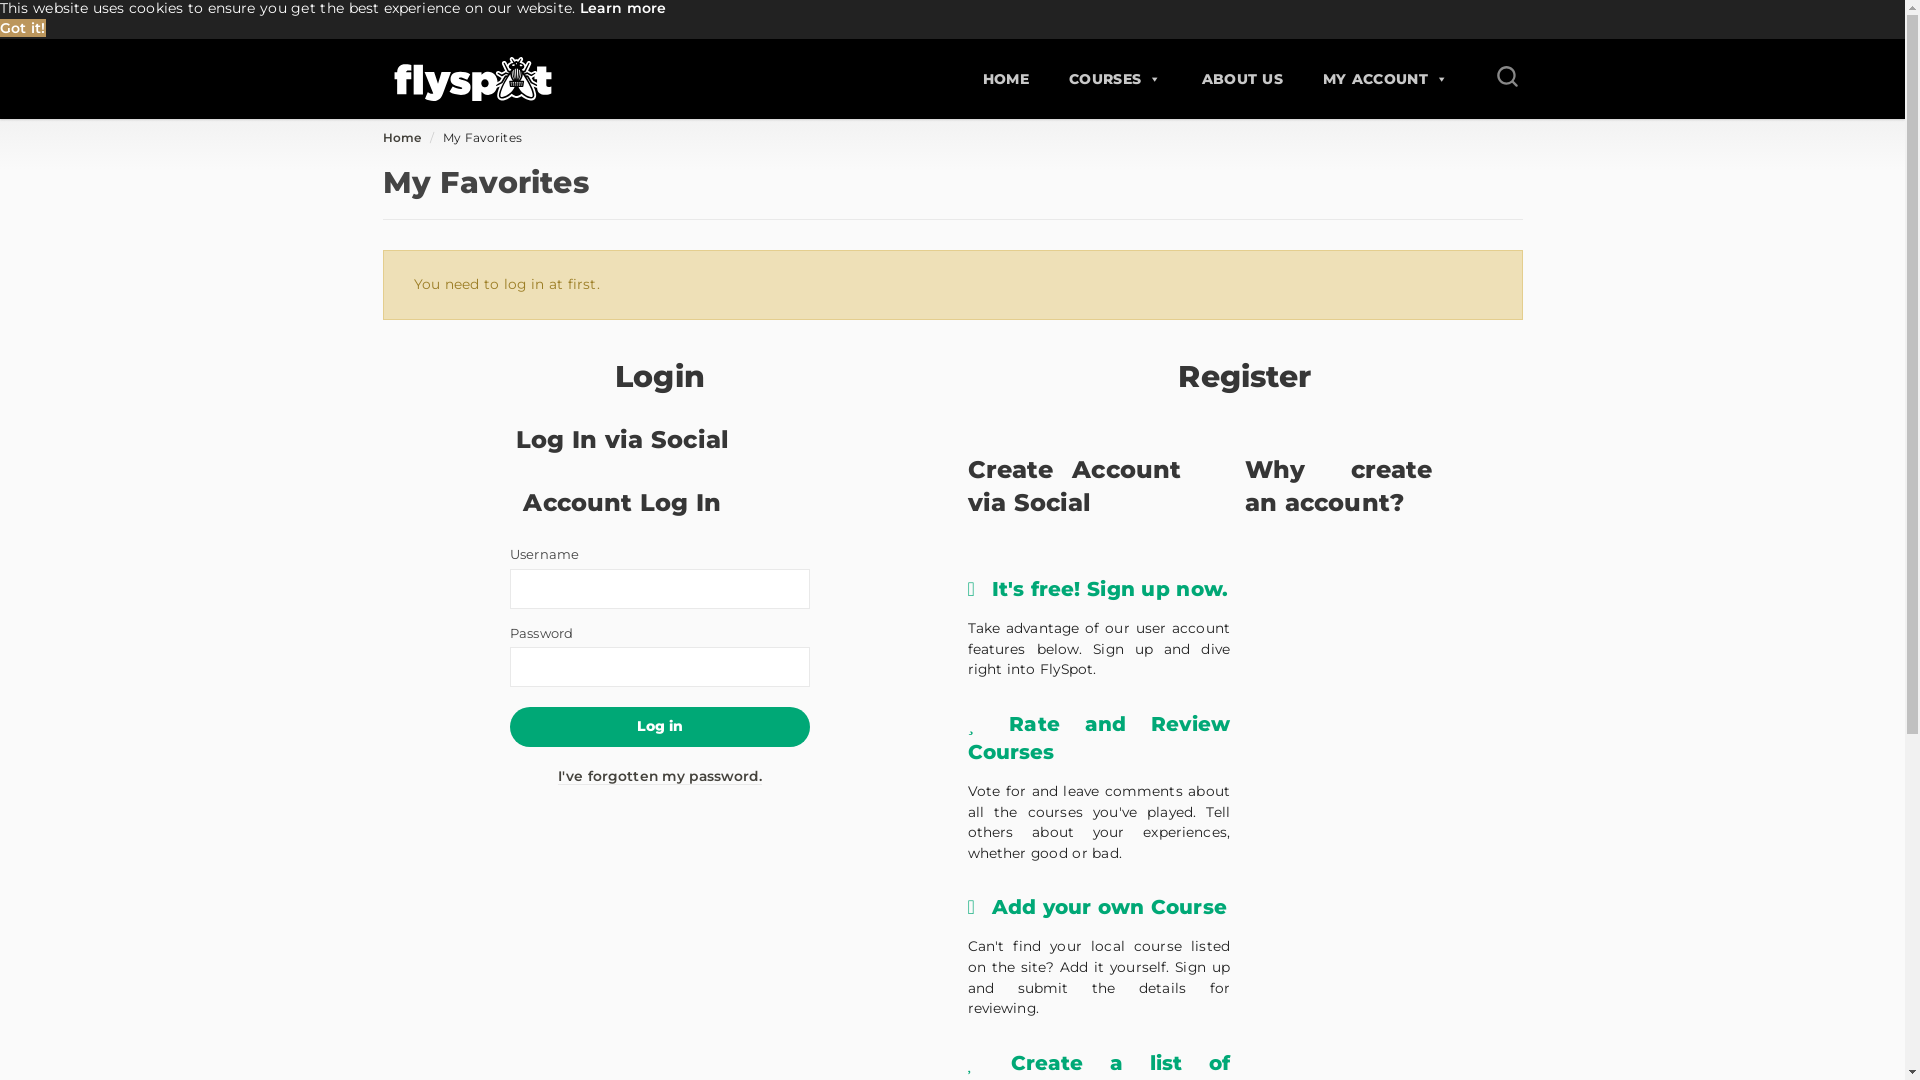 The height and width of the screenshot is (1080, 1920). Describe the element at coordinates (659, 775) in the screenshot. I see `'I've forgotten my password.'` at that location.